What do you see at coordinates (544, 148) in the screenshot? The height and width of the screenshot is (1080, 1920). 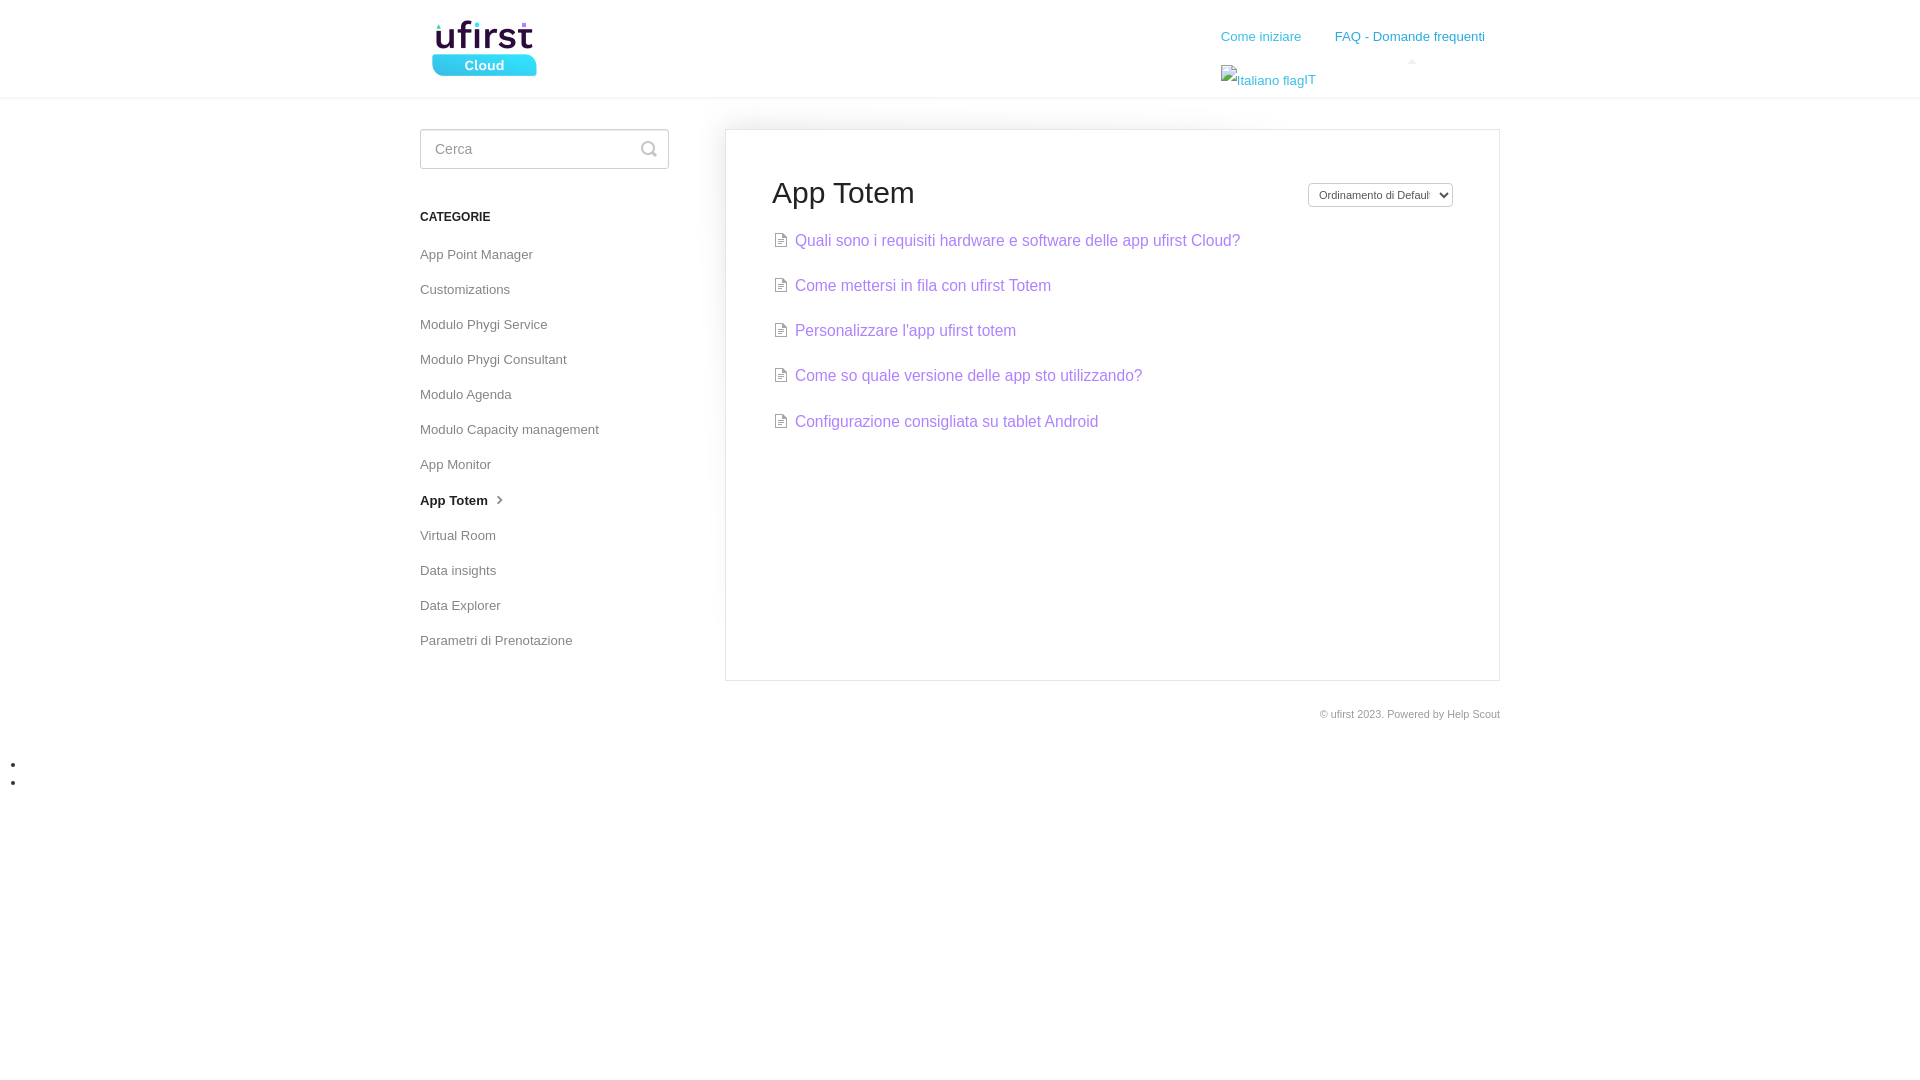 I see `'search-query'` at bounding box center [544, 148].